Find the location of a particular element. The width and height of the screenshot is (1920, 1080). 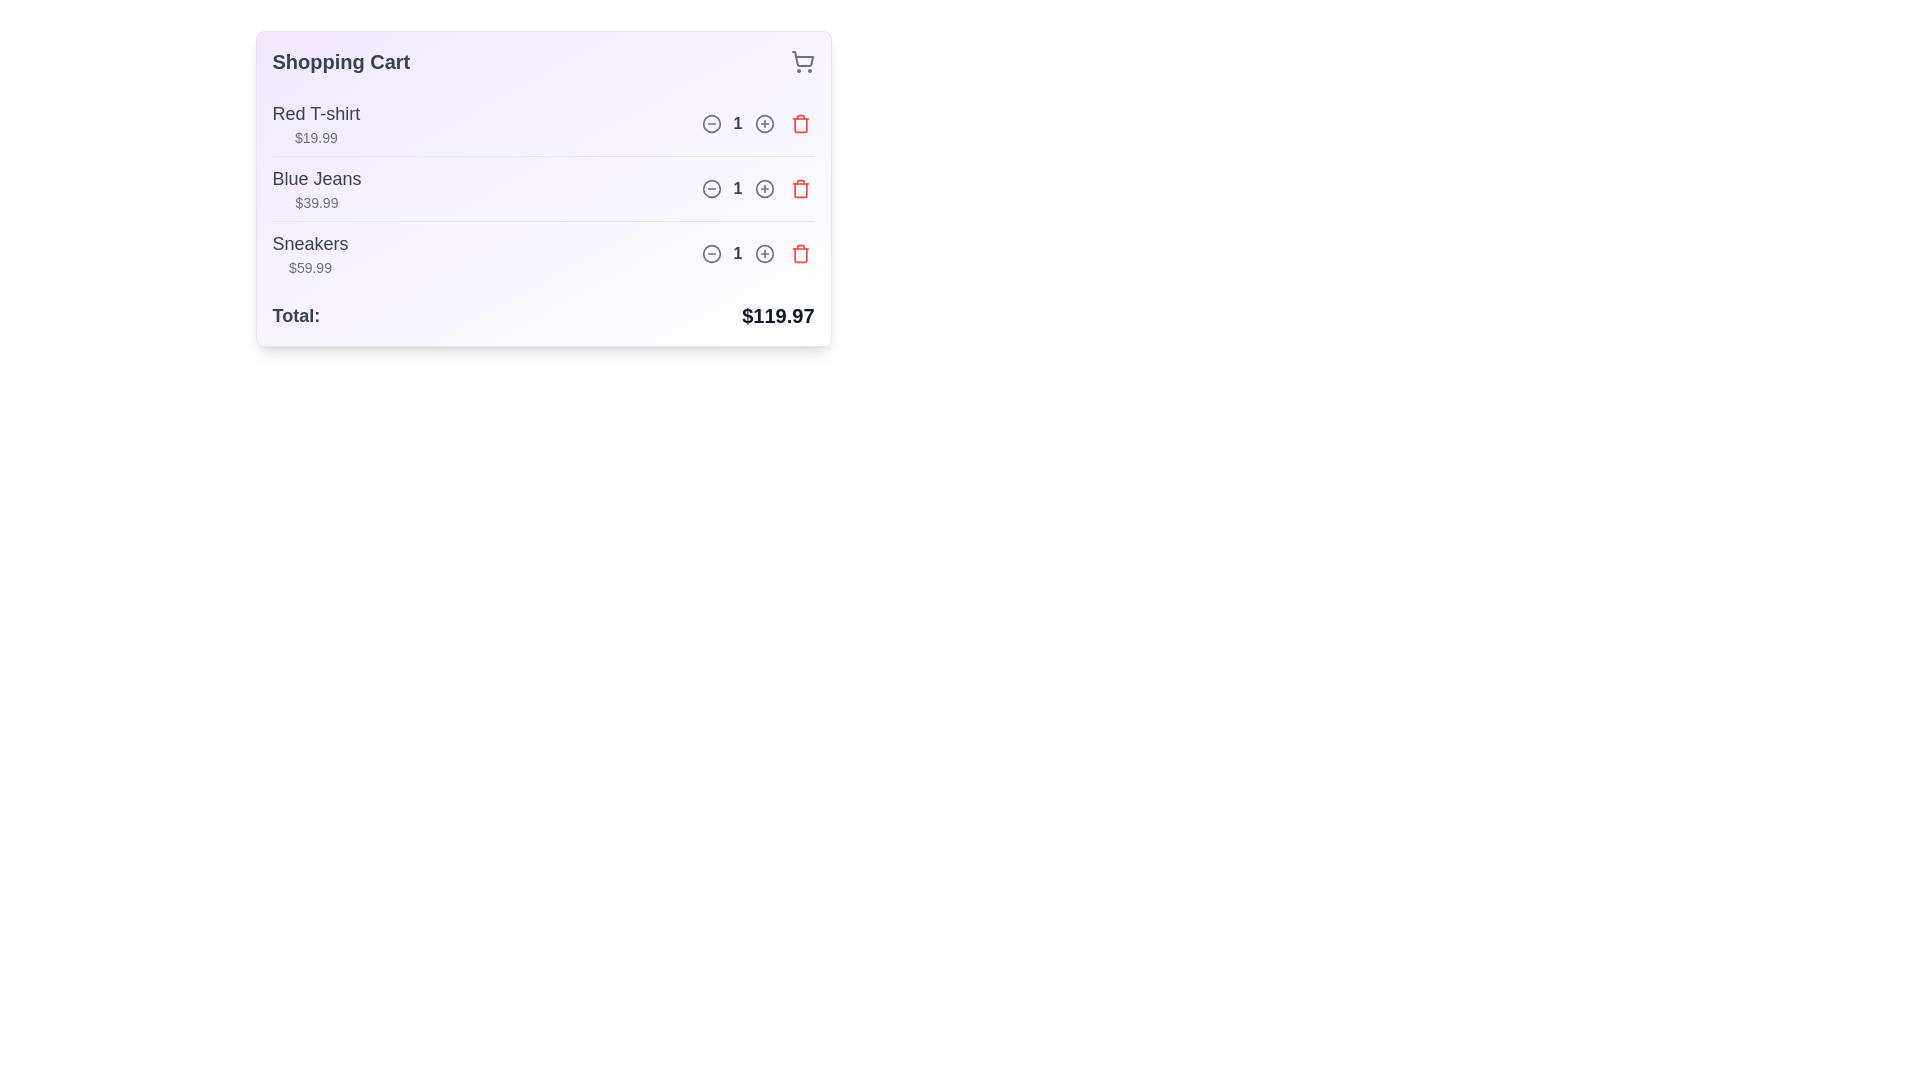

the trash can icon button located in the bottom-right corner of the shopping cart list next to the 'Sneakers' item is located at coordinates (800, 253).